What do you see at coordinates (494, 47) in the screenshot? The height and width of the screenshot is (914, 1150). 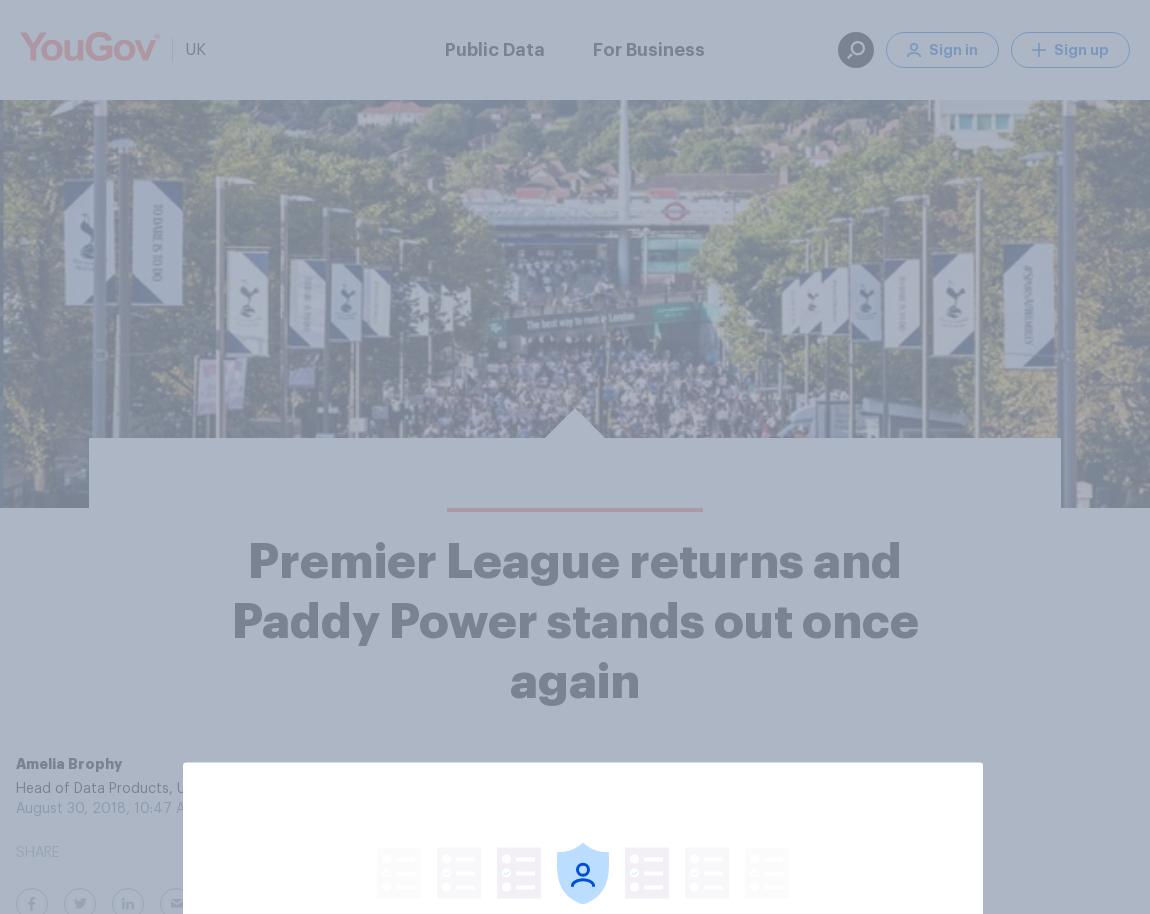 I see `'Public Data'` at bounding box center [494, 47].